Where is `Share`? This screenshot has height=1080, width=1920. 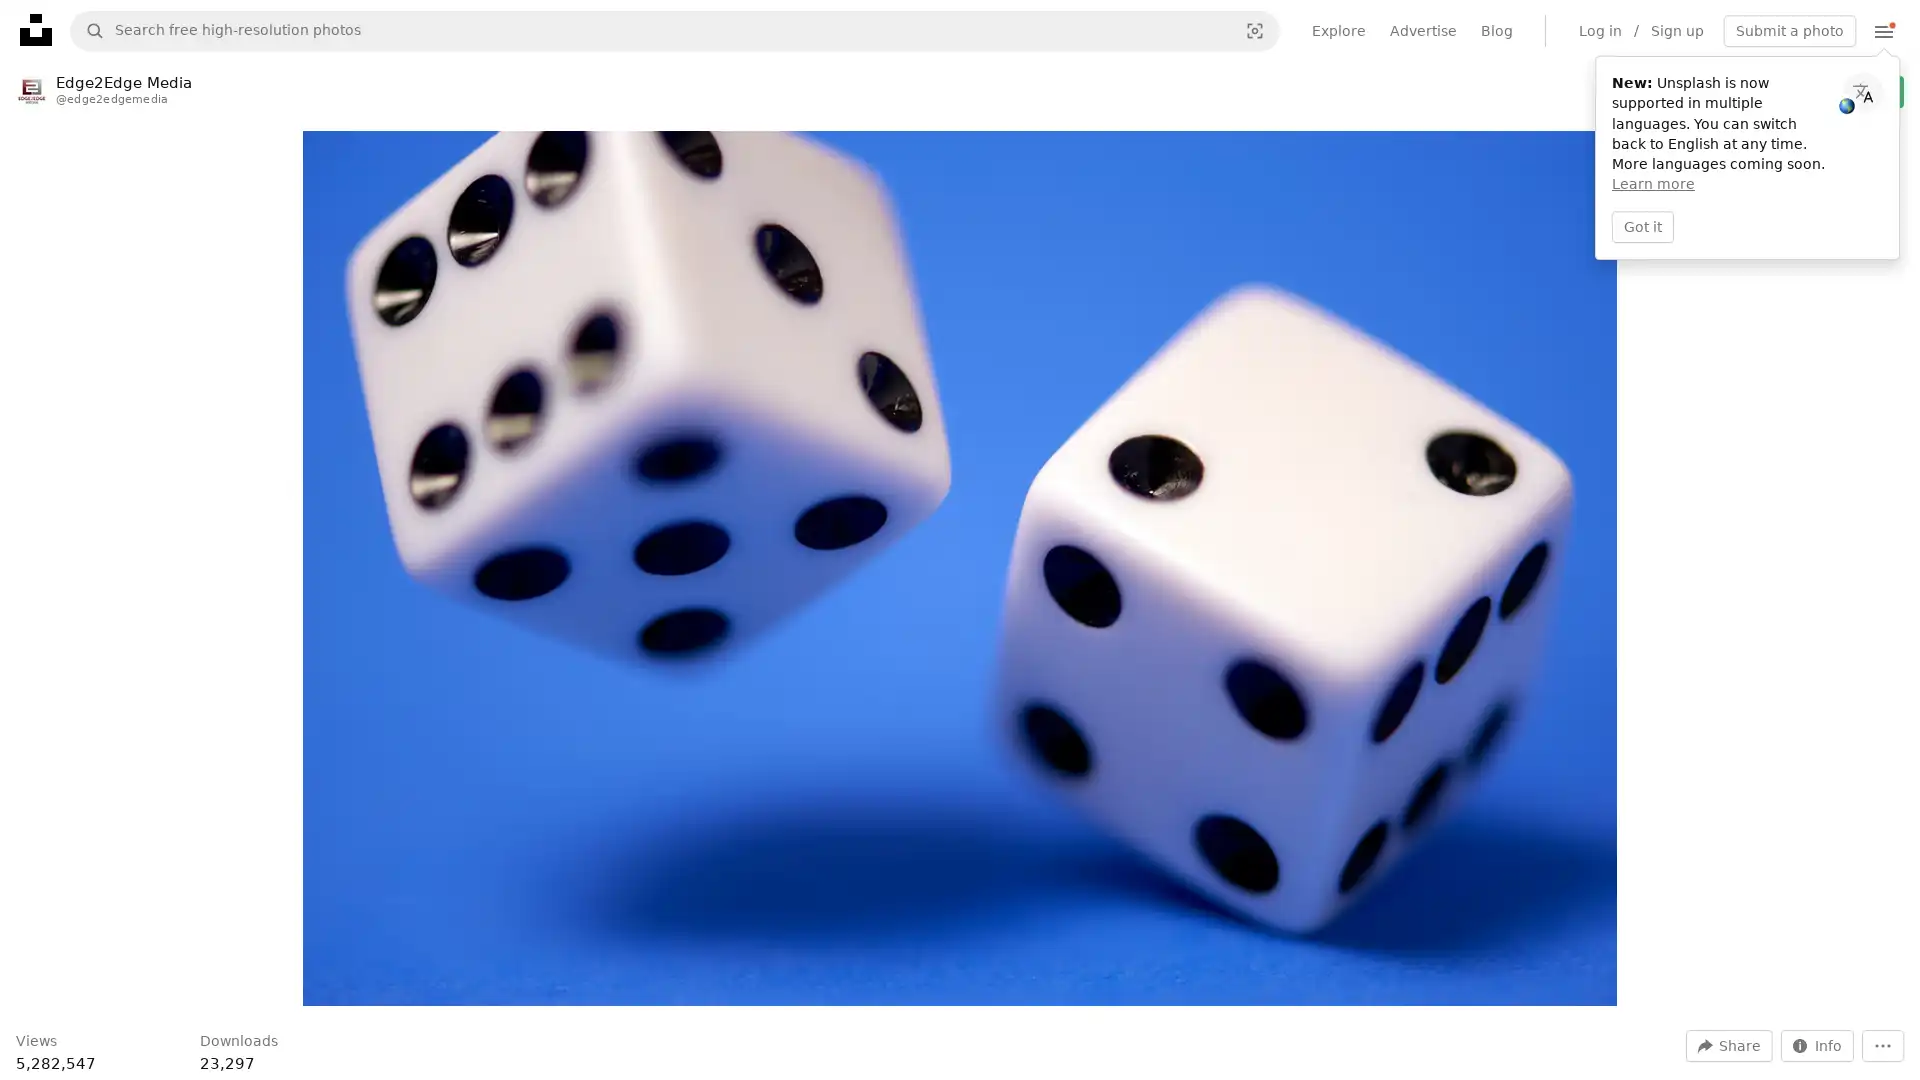
Share is located at coordinates (1728, 1044).